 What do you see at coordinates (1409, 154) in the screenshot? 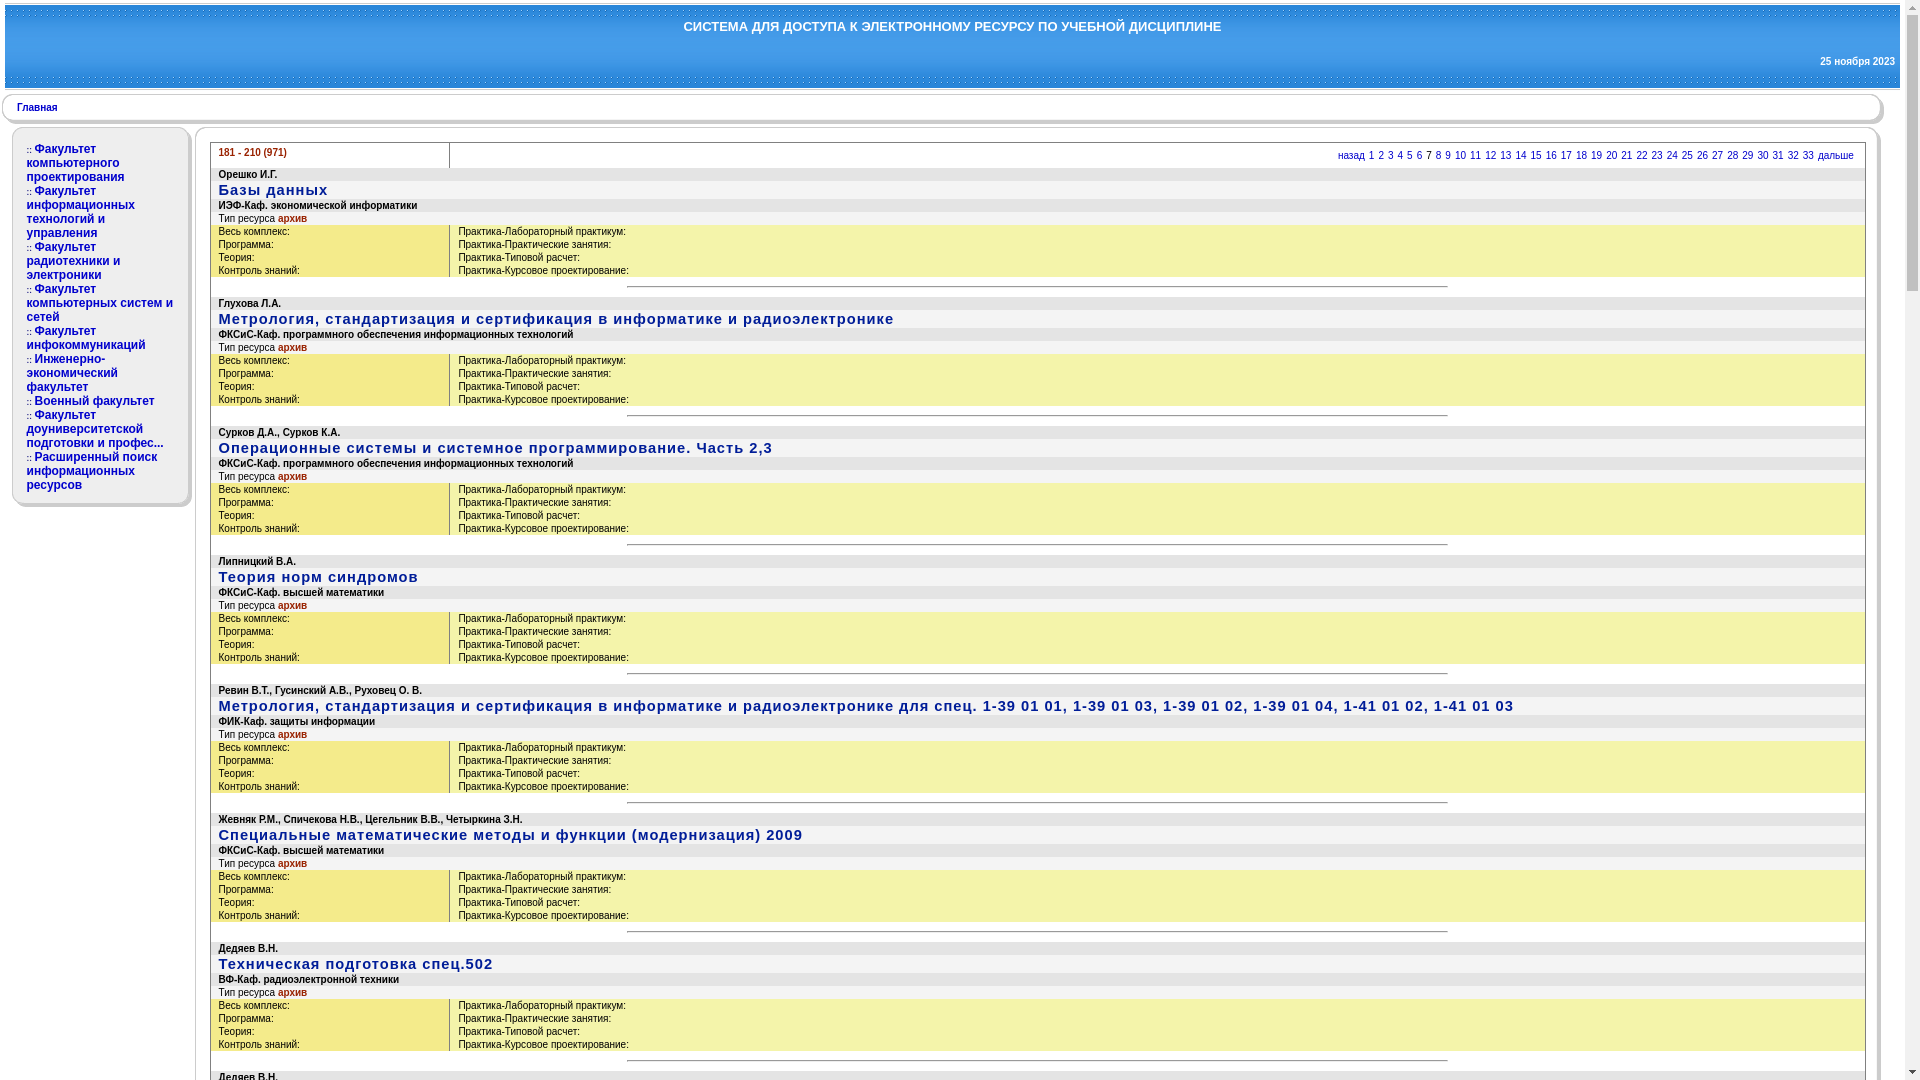
I see `'5'` at bounding box center [1409, 154].